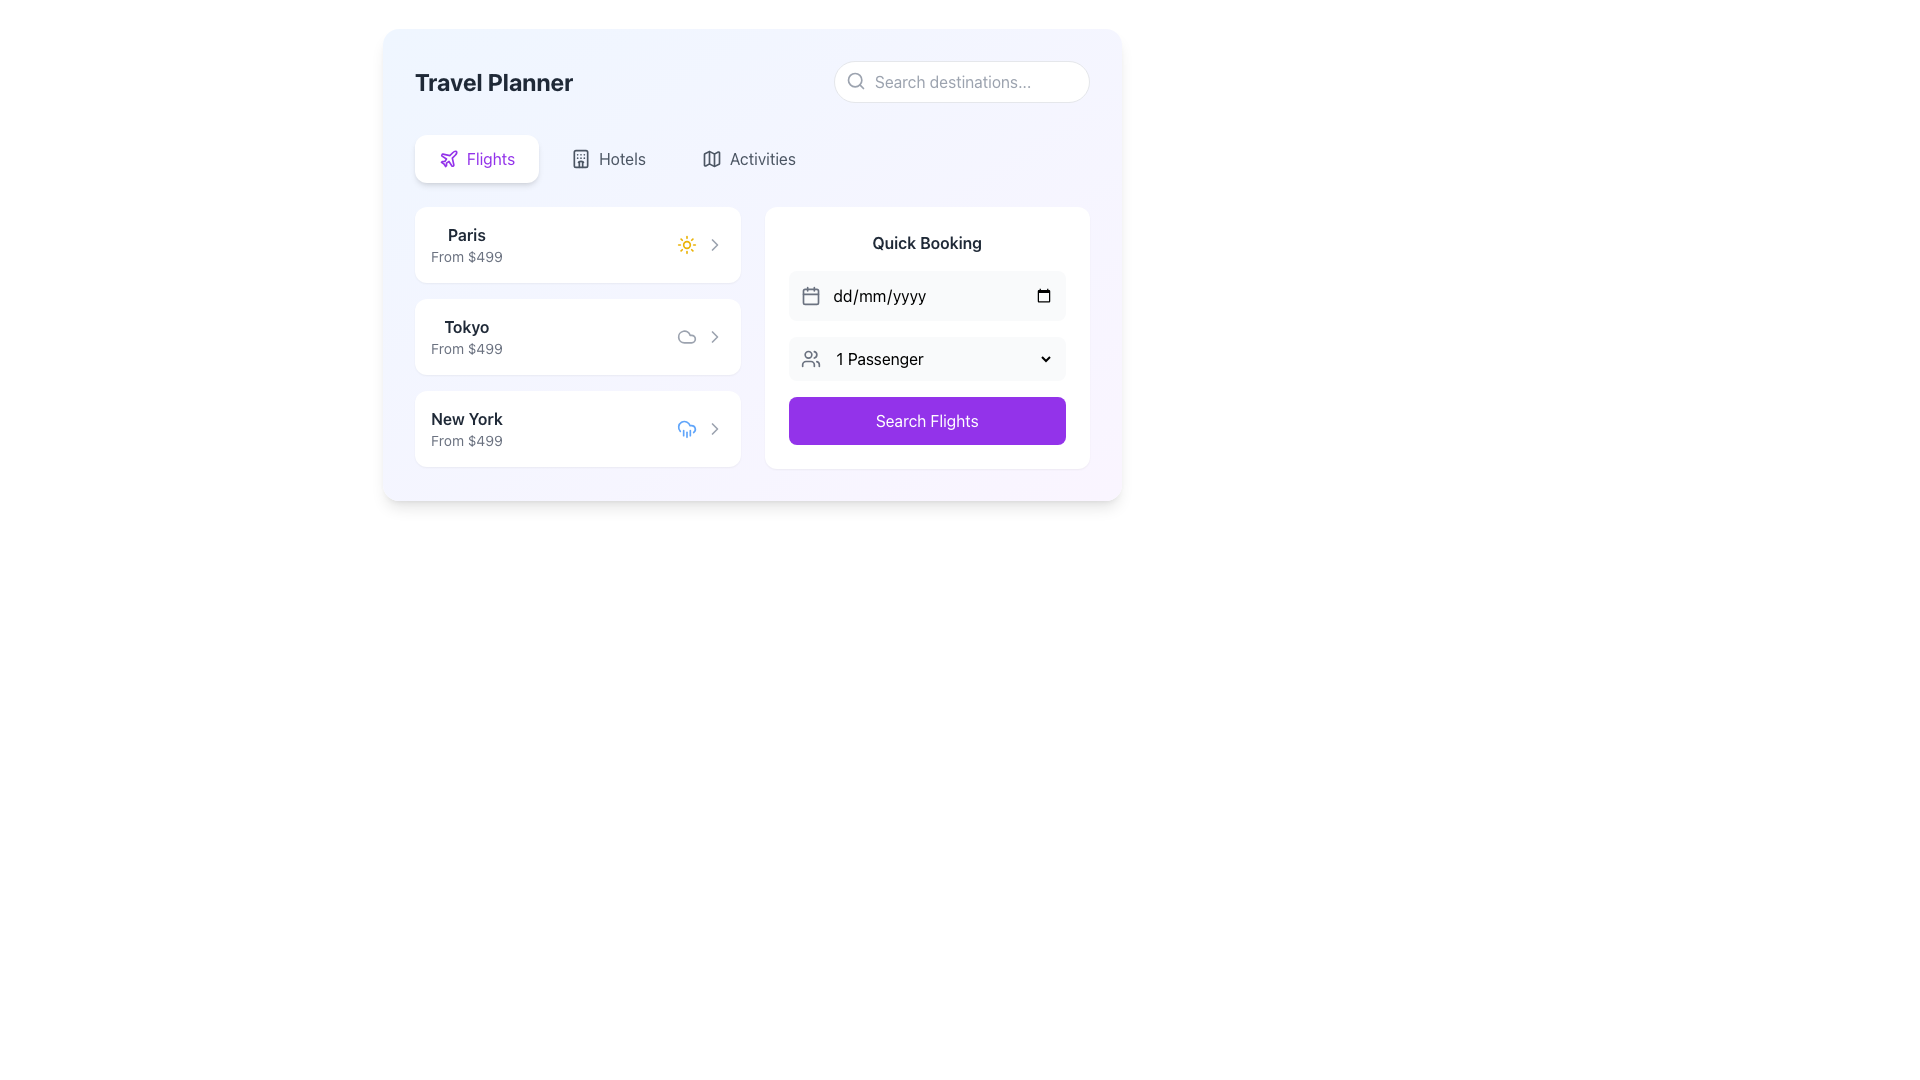 This screenshot has width=1920, height=1080. I want to click on the navigation menu or tab bar in the 'Travel Planner' section, so click(751, 157).